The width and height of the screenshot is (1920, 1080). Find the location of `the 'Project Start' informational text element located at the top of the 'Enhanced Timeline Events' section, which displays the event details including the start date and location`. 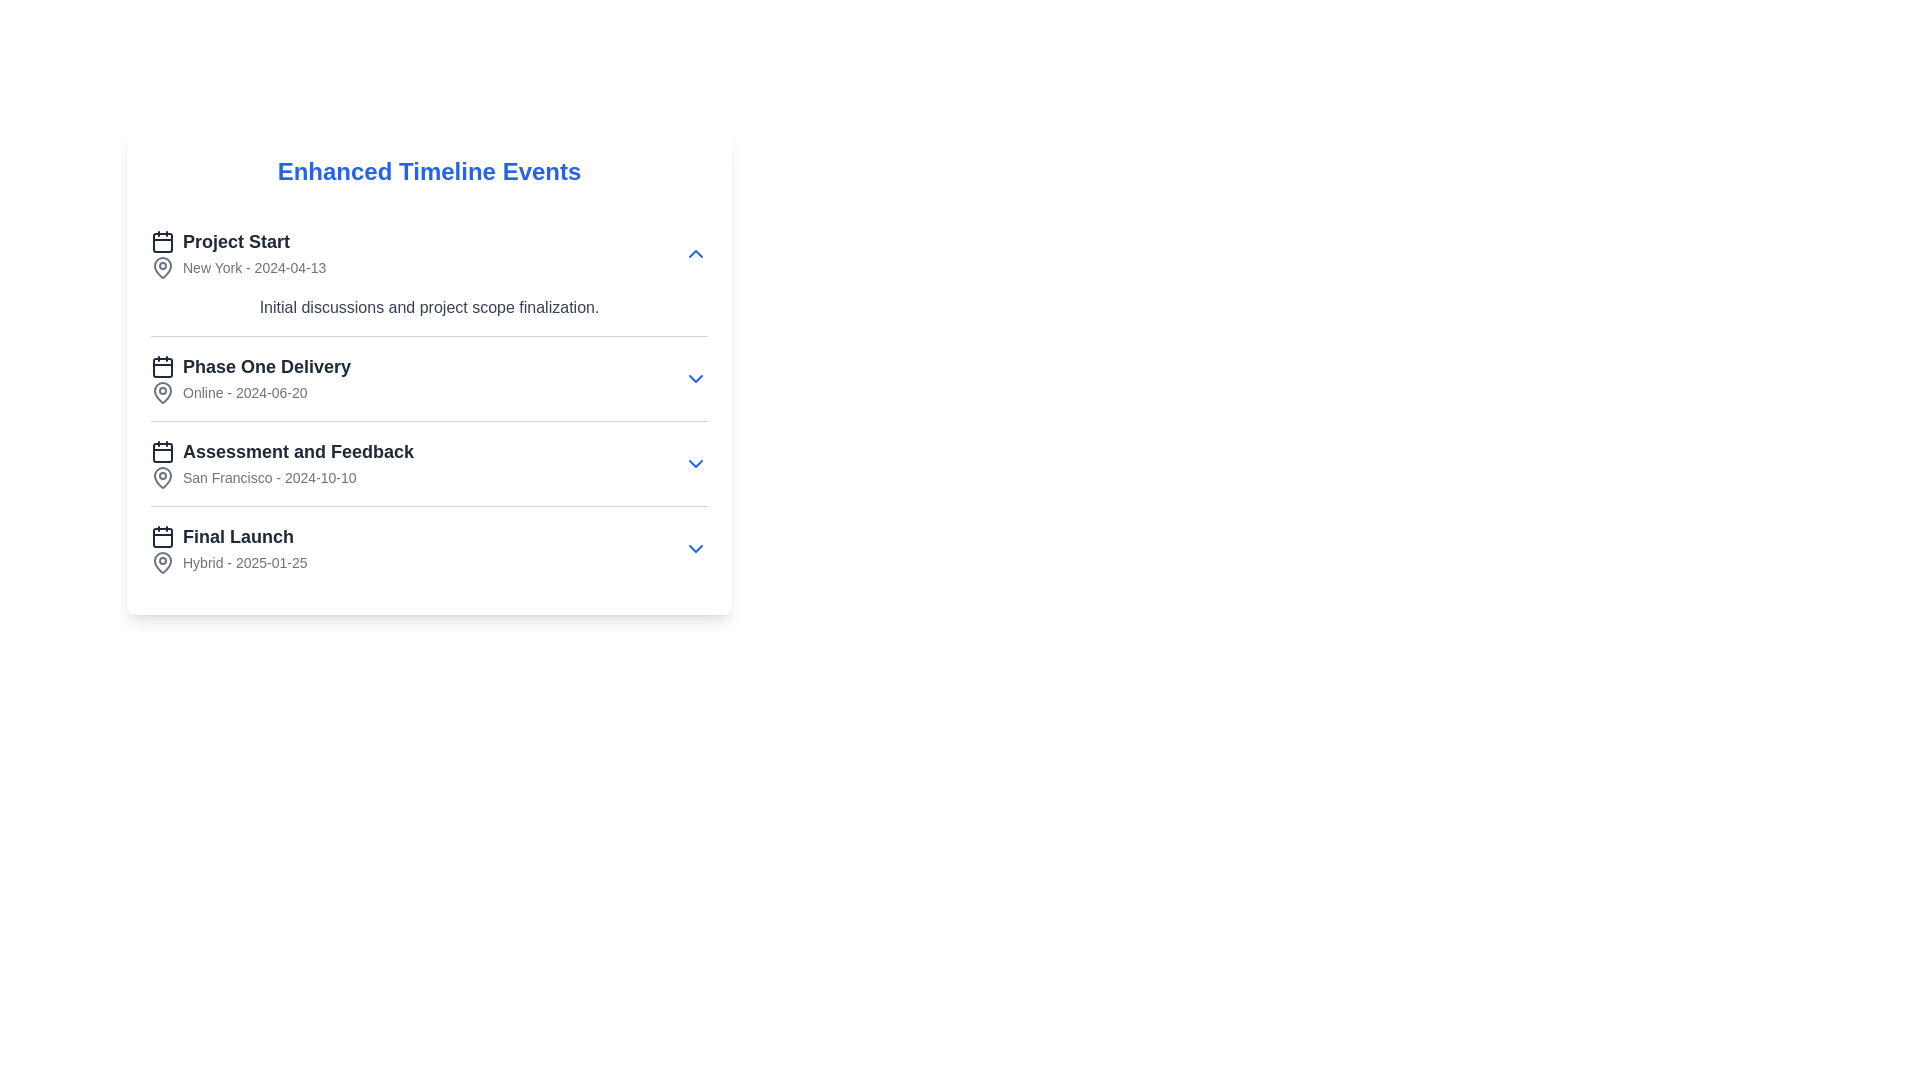

the 'Project Start' informational text element located at the top of the 'Enhanced Timeline Events' section, which displays the event details including the start date and location is located at coordinates (238, 253).